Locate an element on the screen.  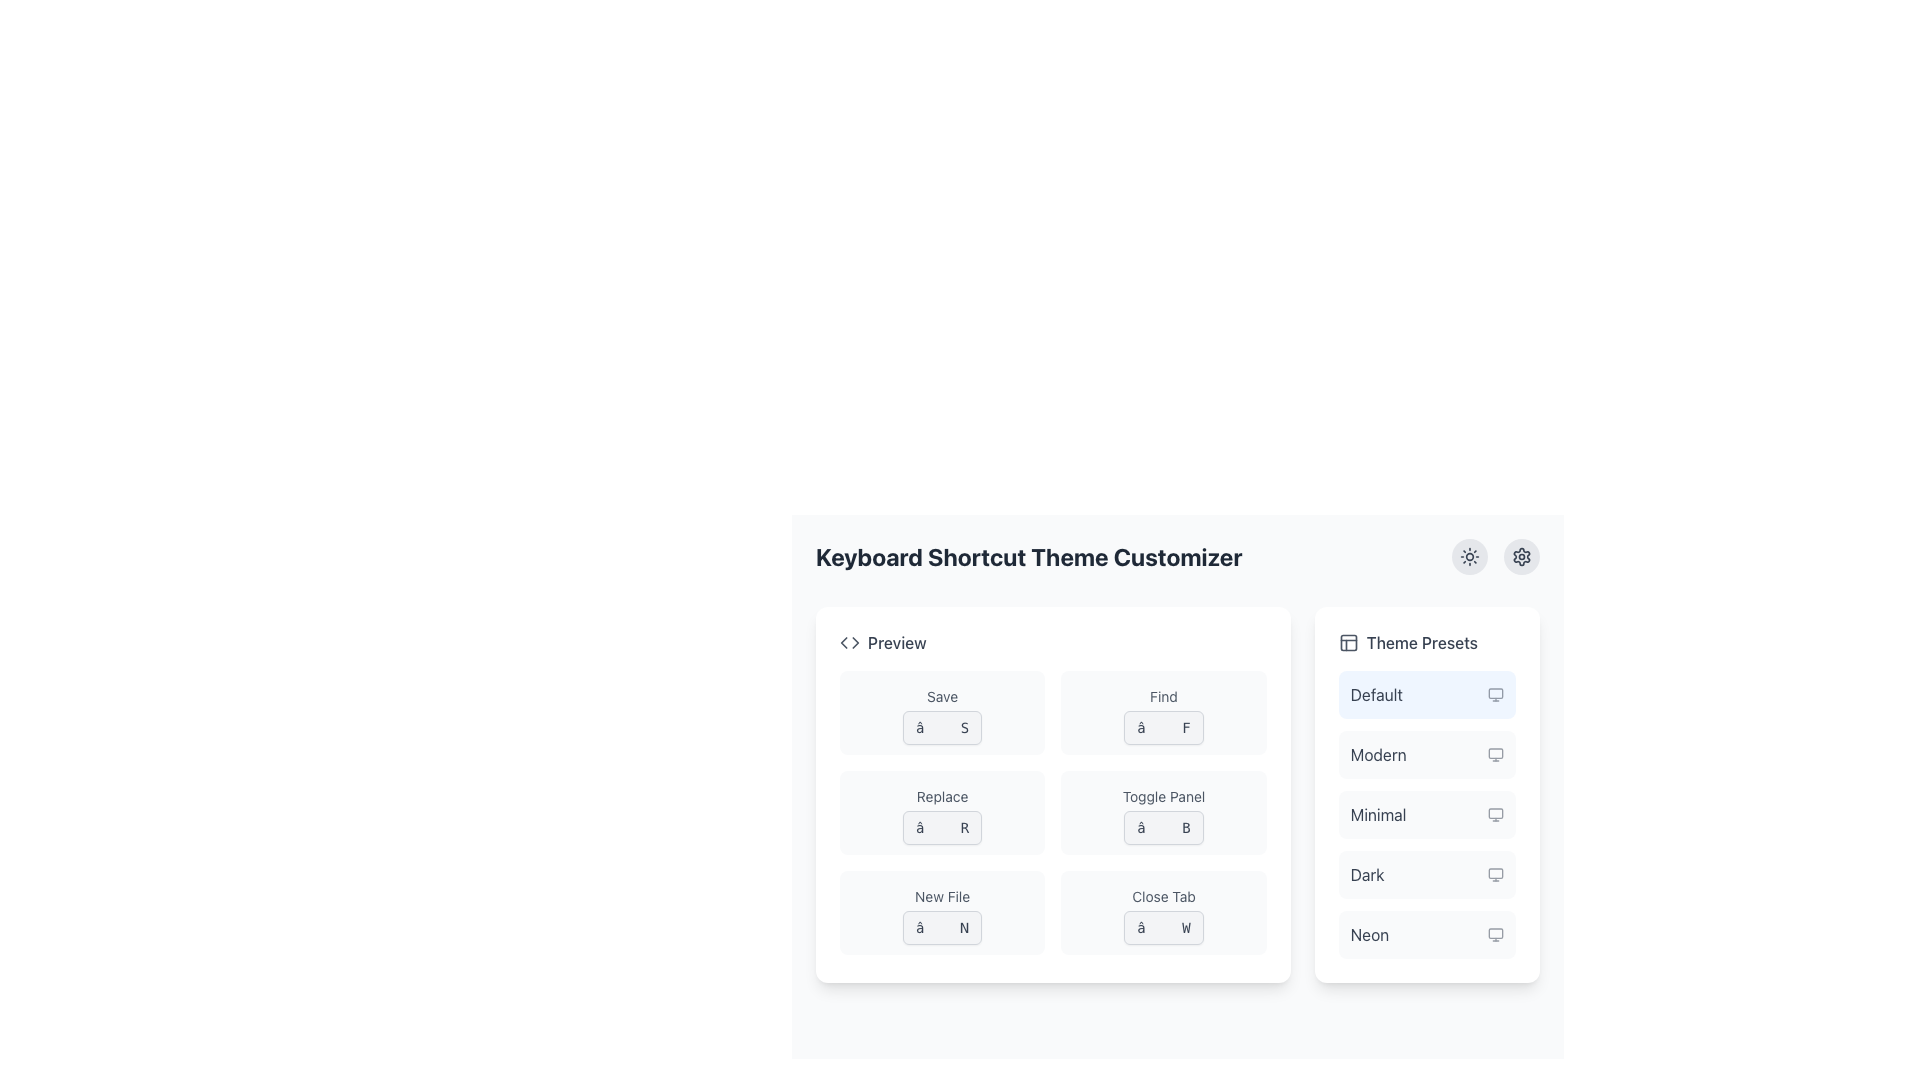
text label 'Theme Presets' which is styled in medium font weight and gray color, located on the right-hand side of the interface adjacent to an icon is located at coordinates (1421, 643).